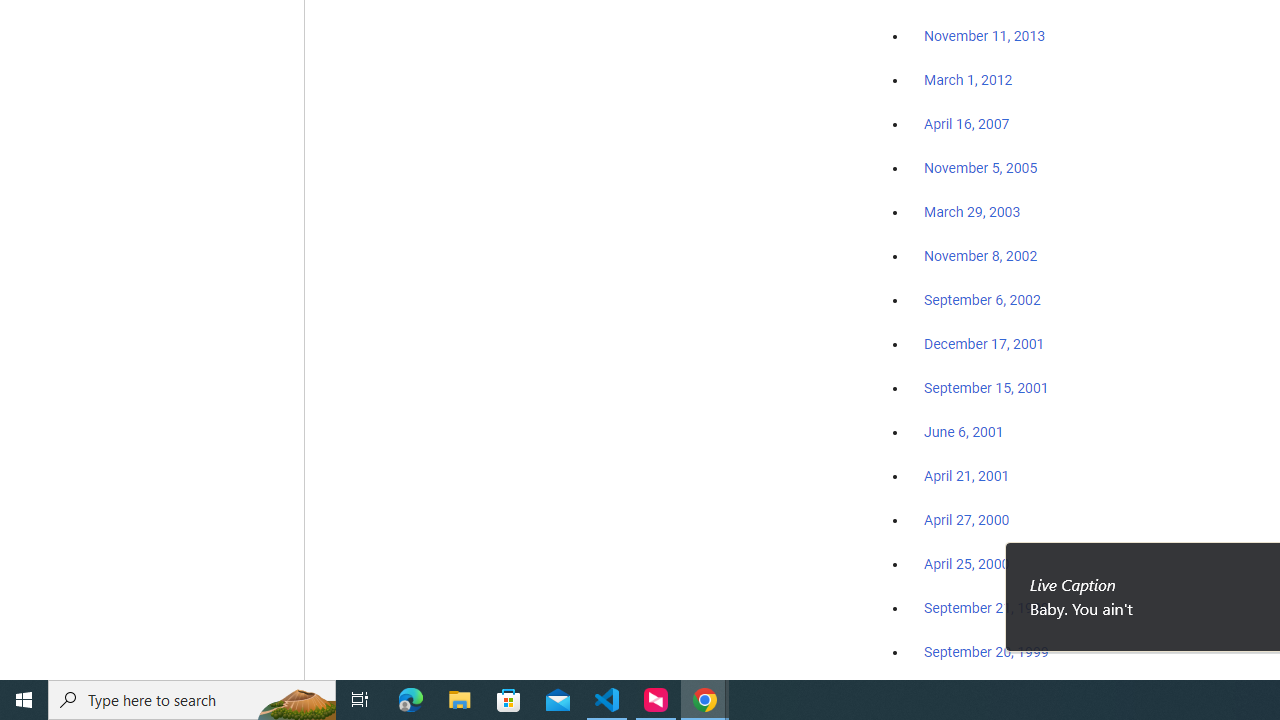 The image size is (1280, 720). Describe the element at coordinates (984, 342) in the screenshot. I see `'December 17, 2001'` at that location.